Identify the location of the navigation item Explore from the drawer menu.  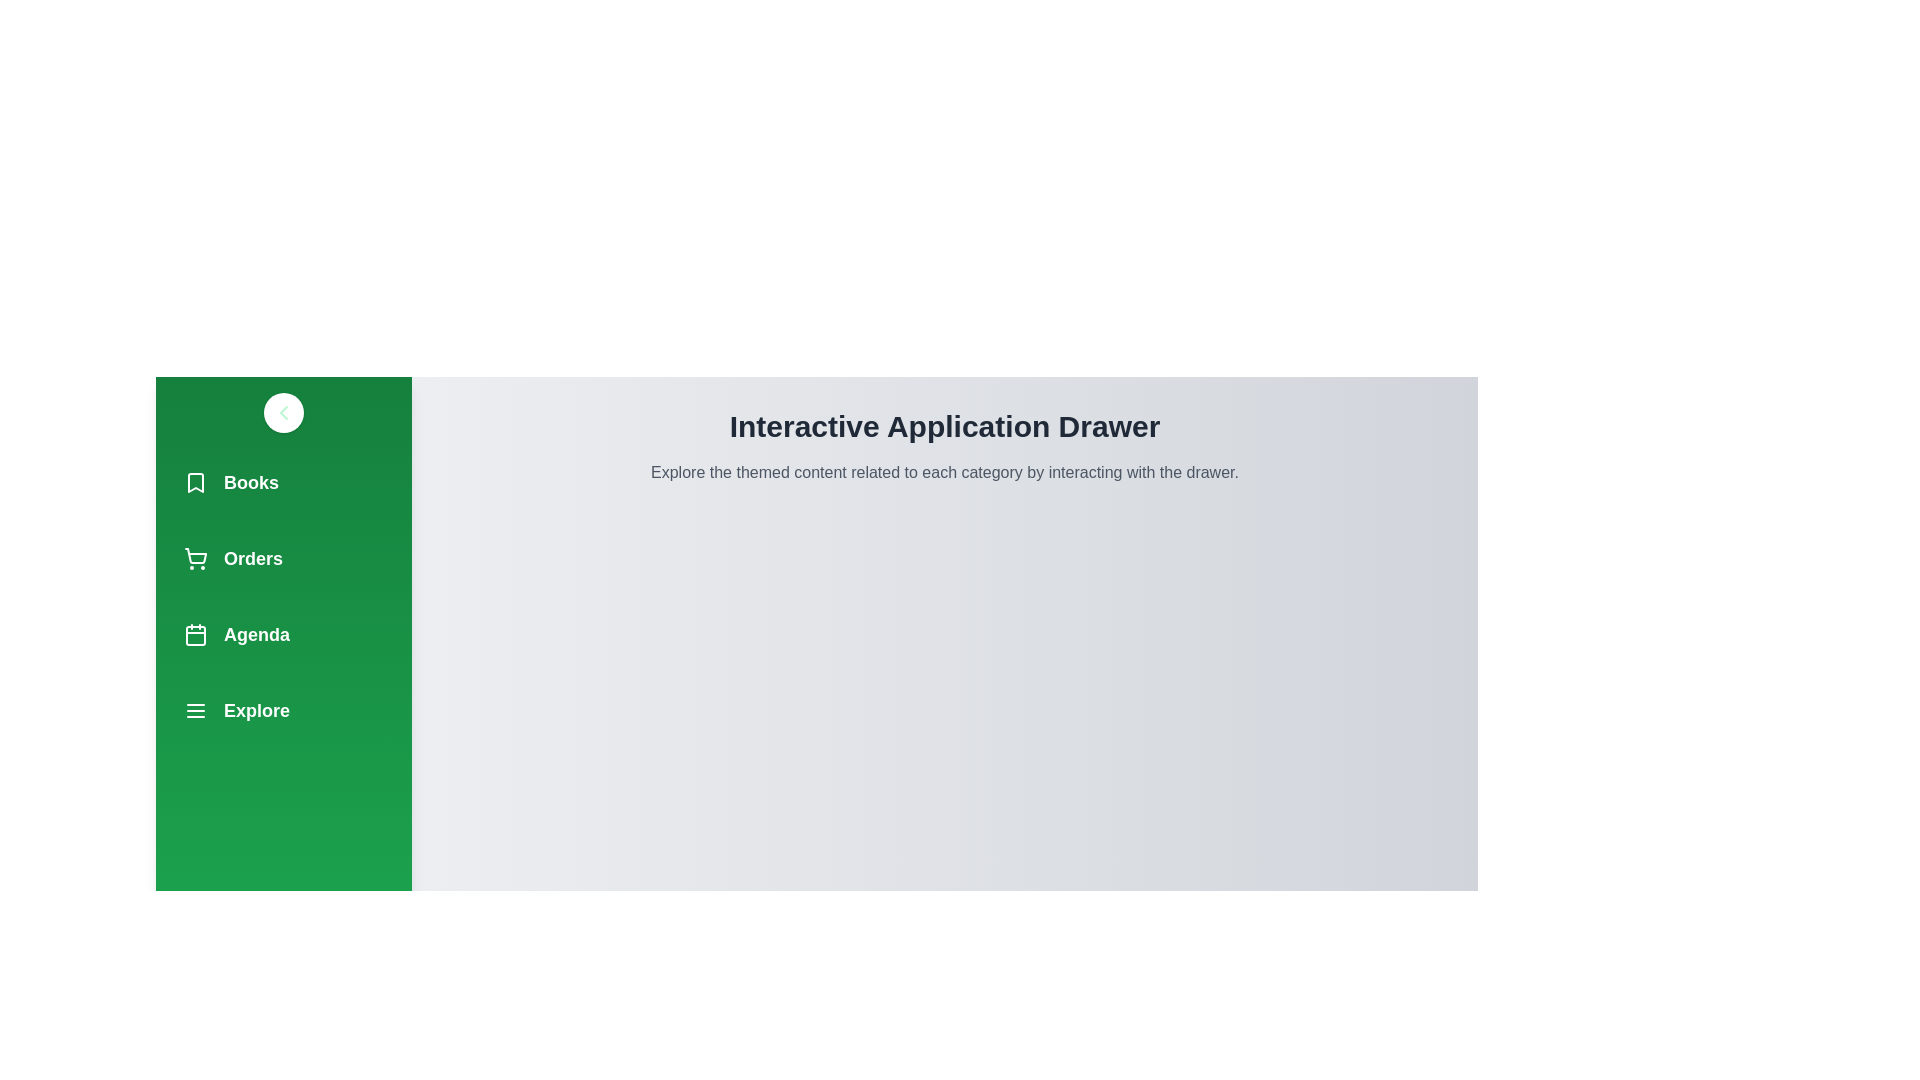
(282, 709).